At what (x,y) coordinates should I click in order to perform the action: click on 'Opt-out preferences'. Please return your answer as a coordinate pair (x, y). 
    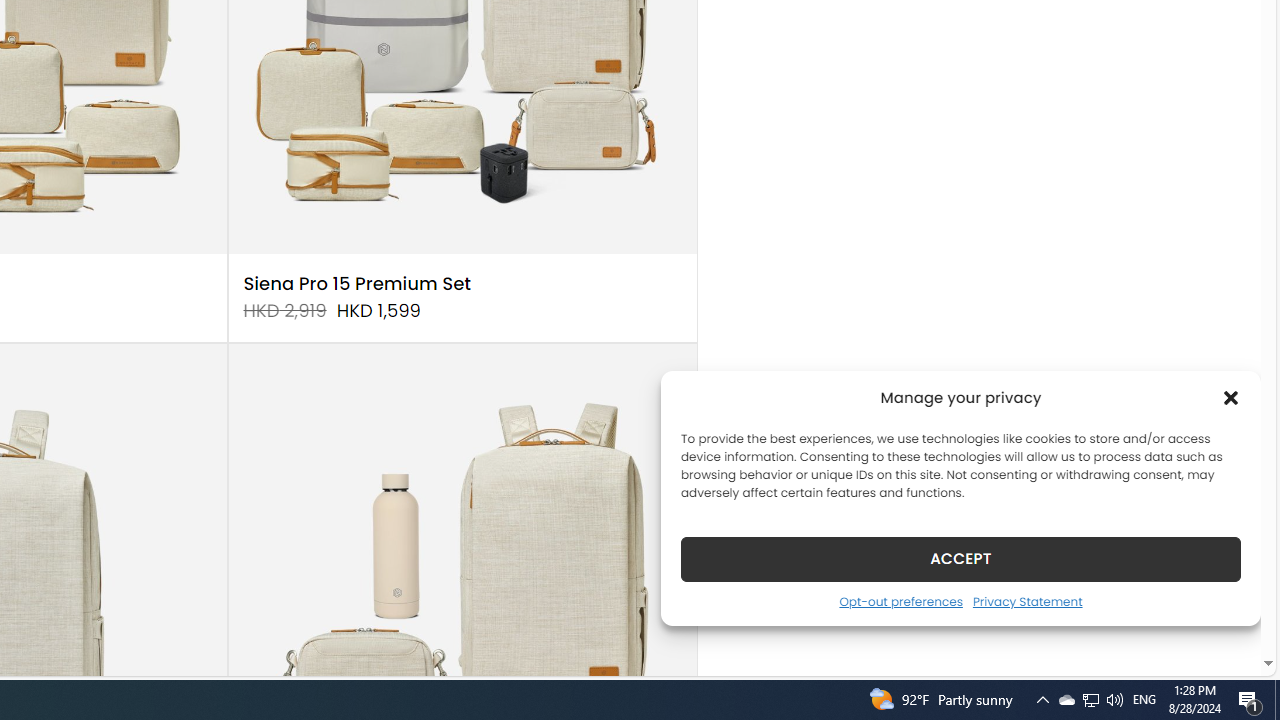
    Looking at the image, I should click on (899, 600).